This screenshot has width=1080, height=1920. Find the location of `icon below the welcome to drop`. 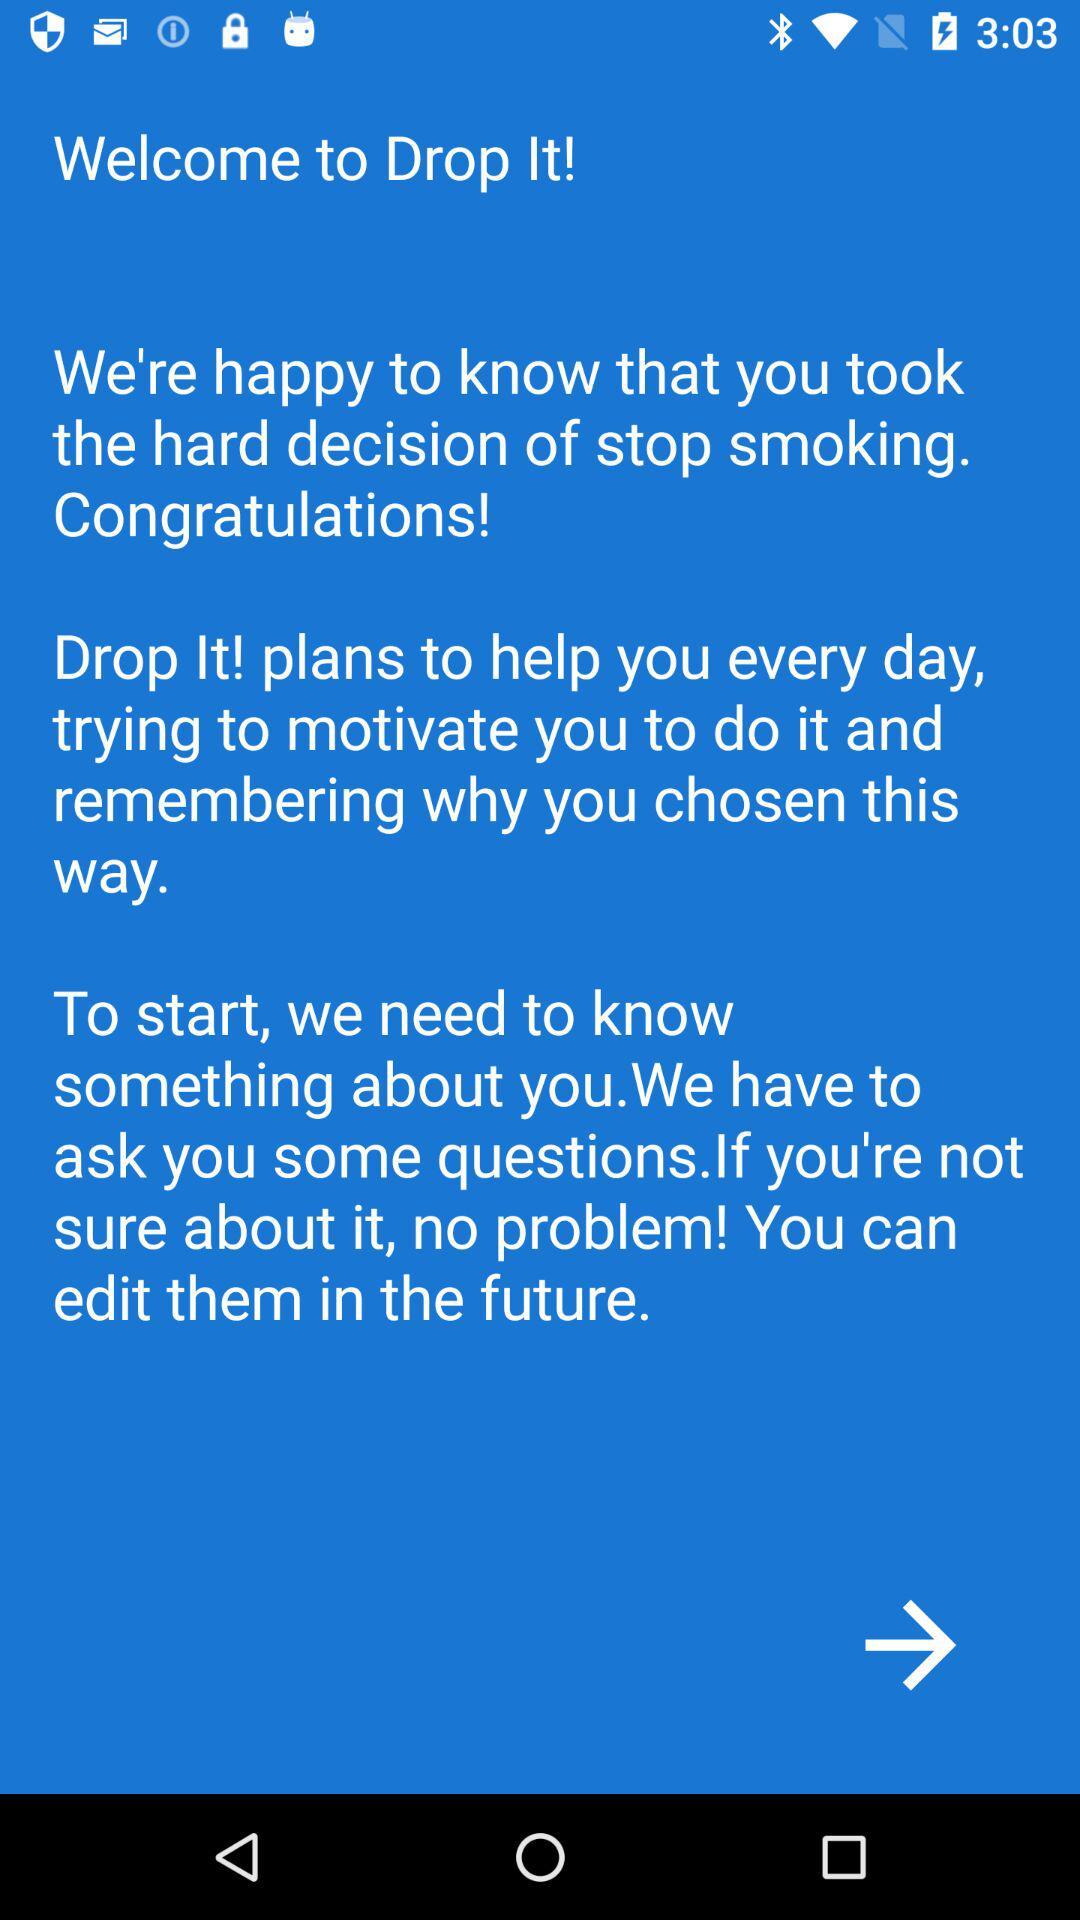

icon below the welcome to drop is located at coordinates (910, 1644).